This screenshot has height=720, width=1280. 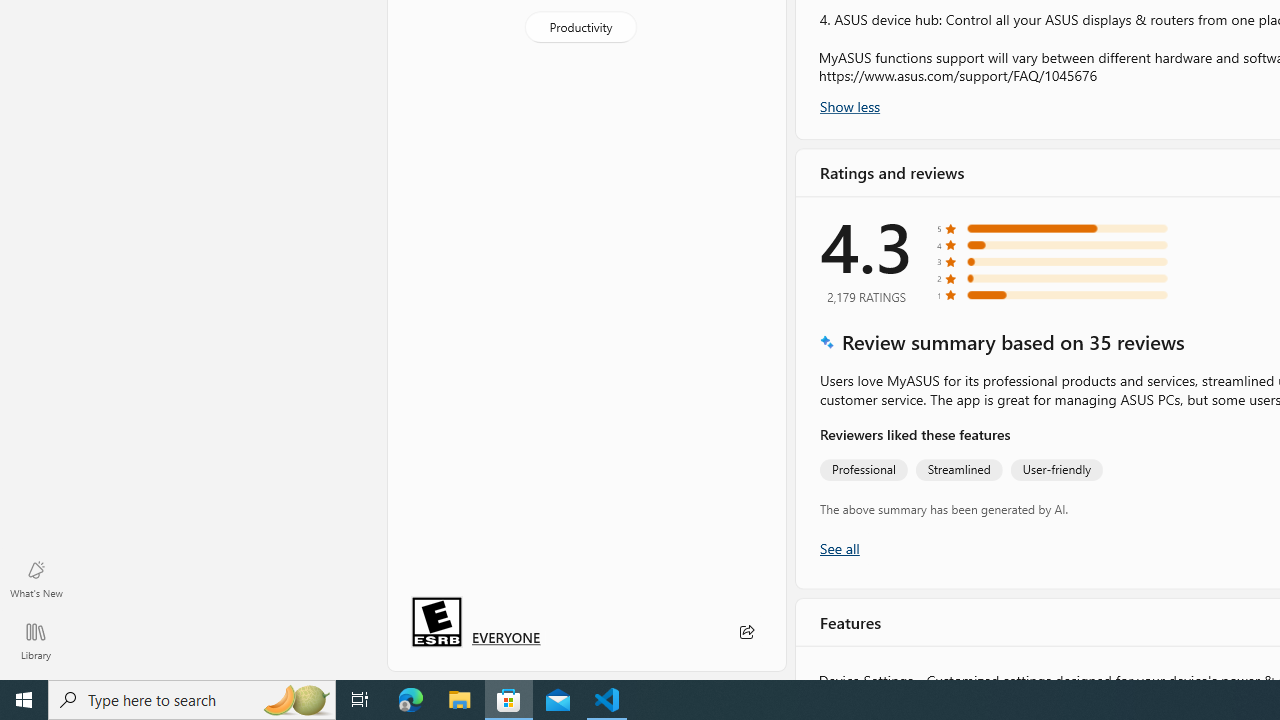 What do you see at coordinates (578, 27) in the screenshot?
I see `'Productivity'` at bounding box center [578, 27].